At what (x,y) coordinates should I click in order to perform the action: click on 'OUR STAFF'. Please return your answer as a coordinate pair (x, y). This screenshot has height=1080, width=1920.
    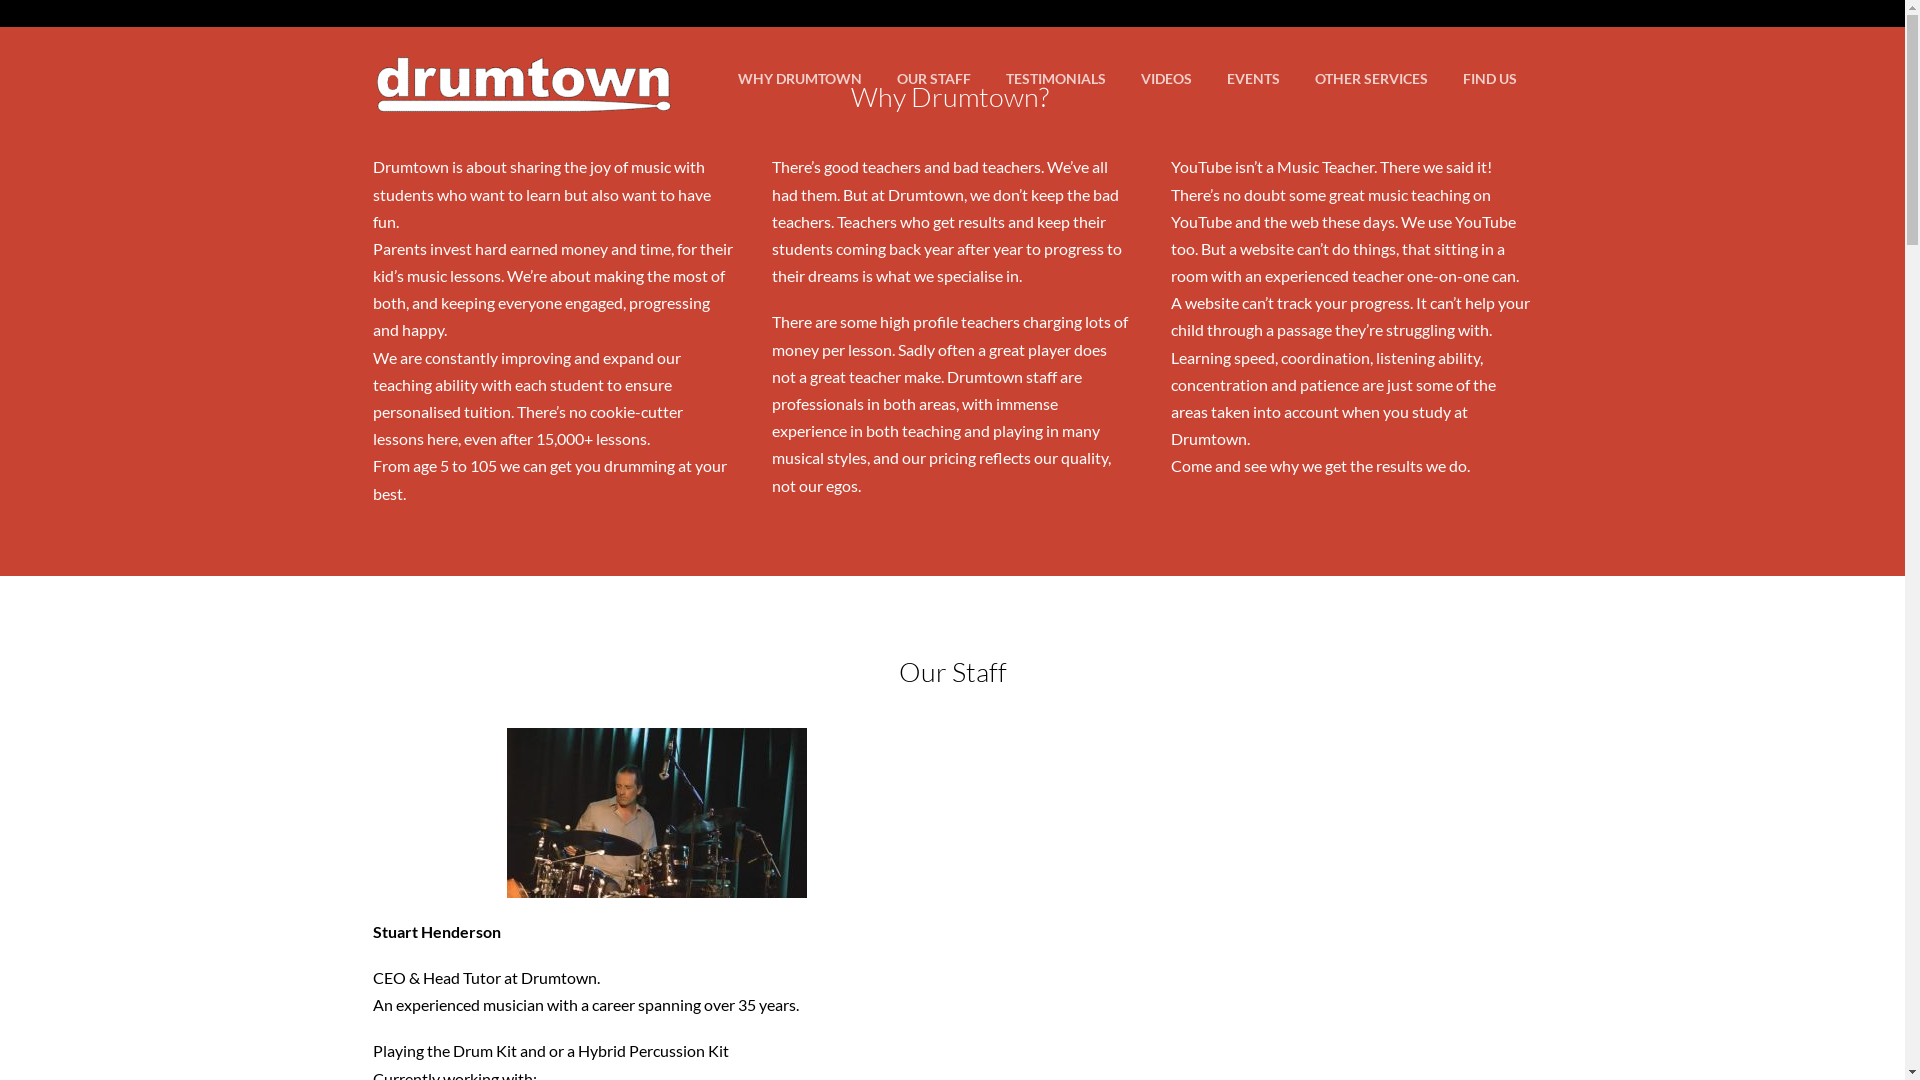
    Looking at the image, I should click on (931, 78).